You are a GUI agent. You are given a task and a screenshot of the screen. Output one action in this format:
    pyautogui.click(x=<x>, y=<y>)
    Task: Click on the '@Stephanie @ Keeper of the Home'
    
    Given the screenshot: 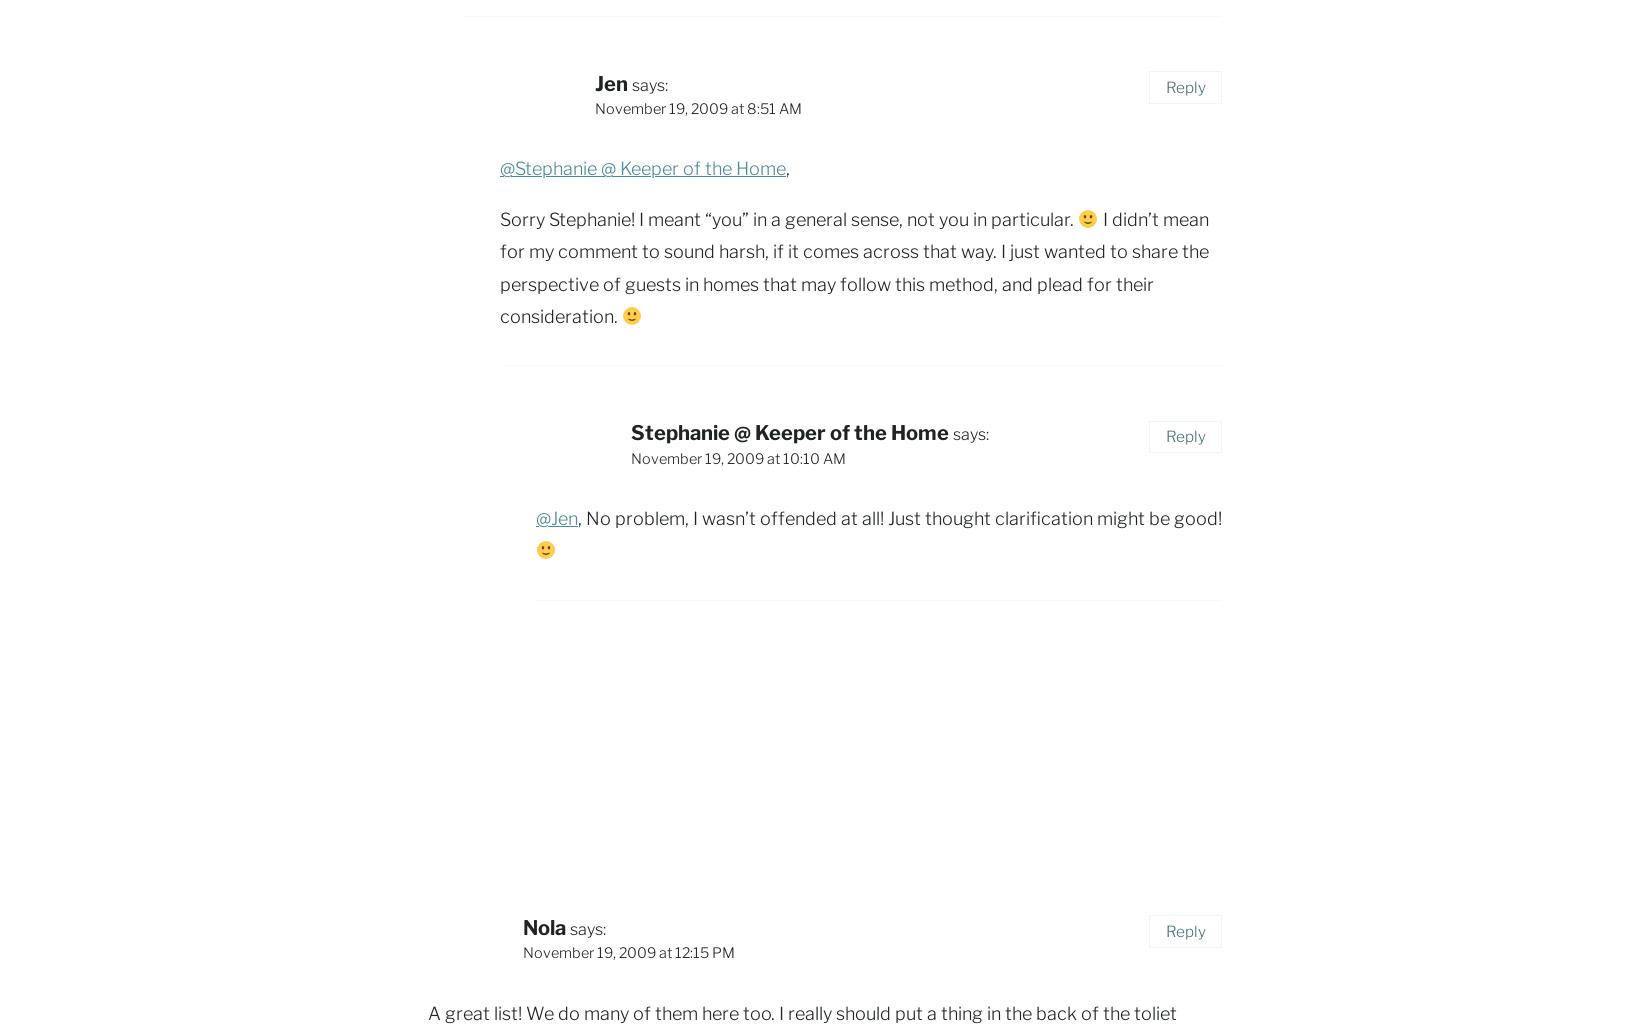 What is the action you would take?
    pyautogui.click(x=642, y=168)
    